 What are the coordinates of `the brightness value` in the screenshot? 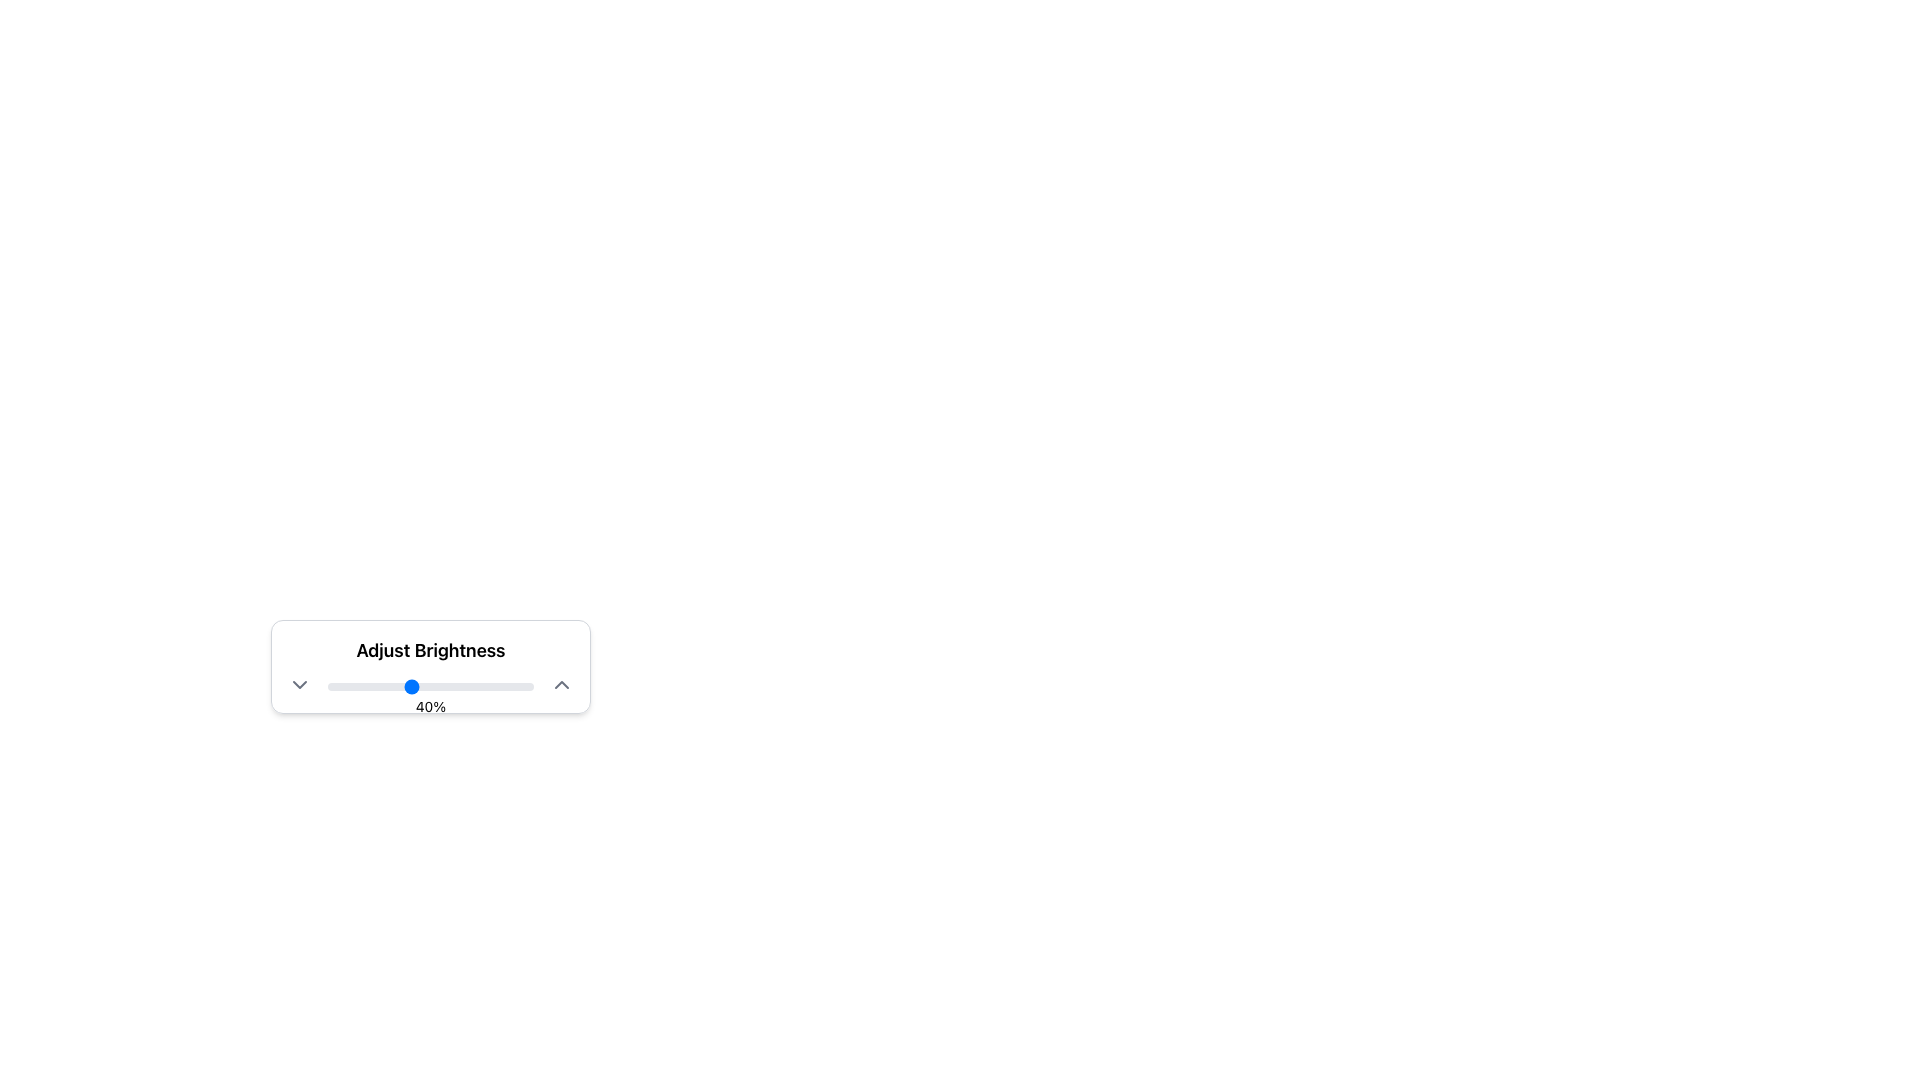 It's located at (354, 685).